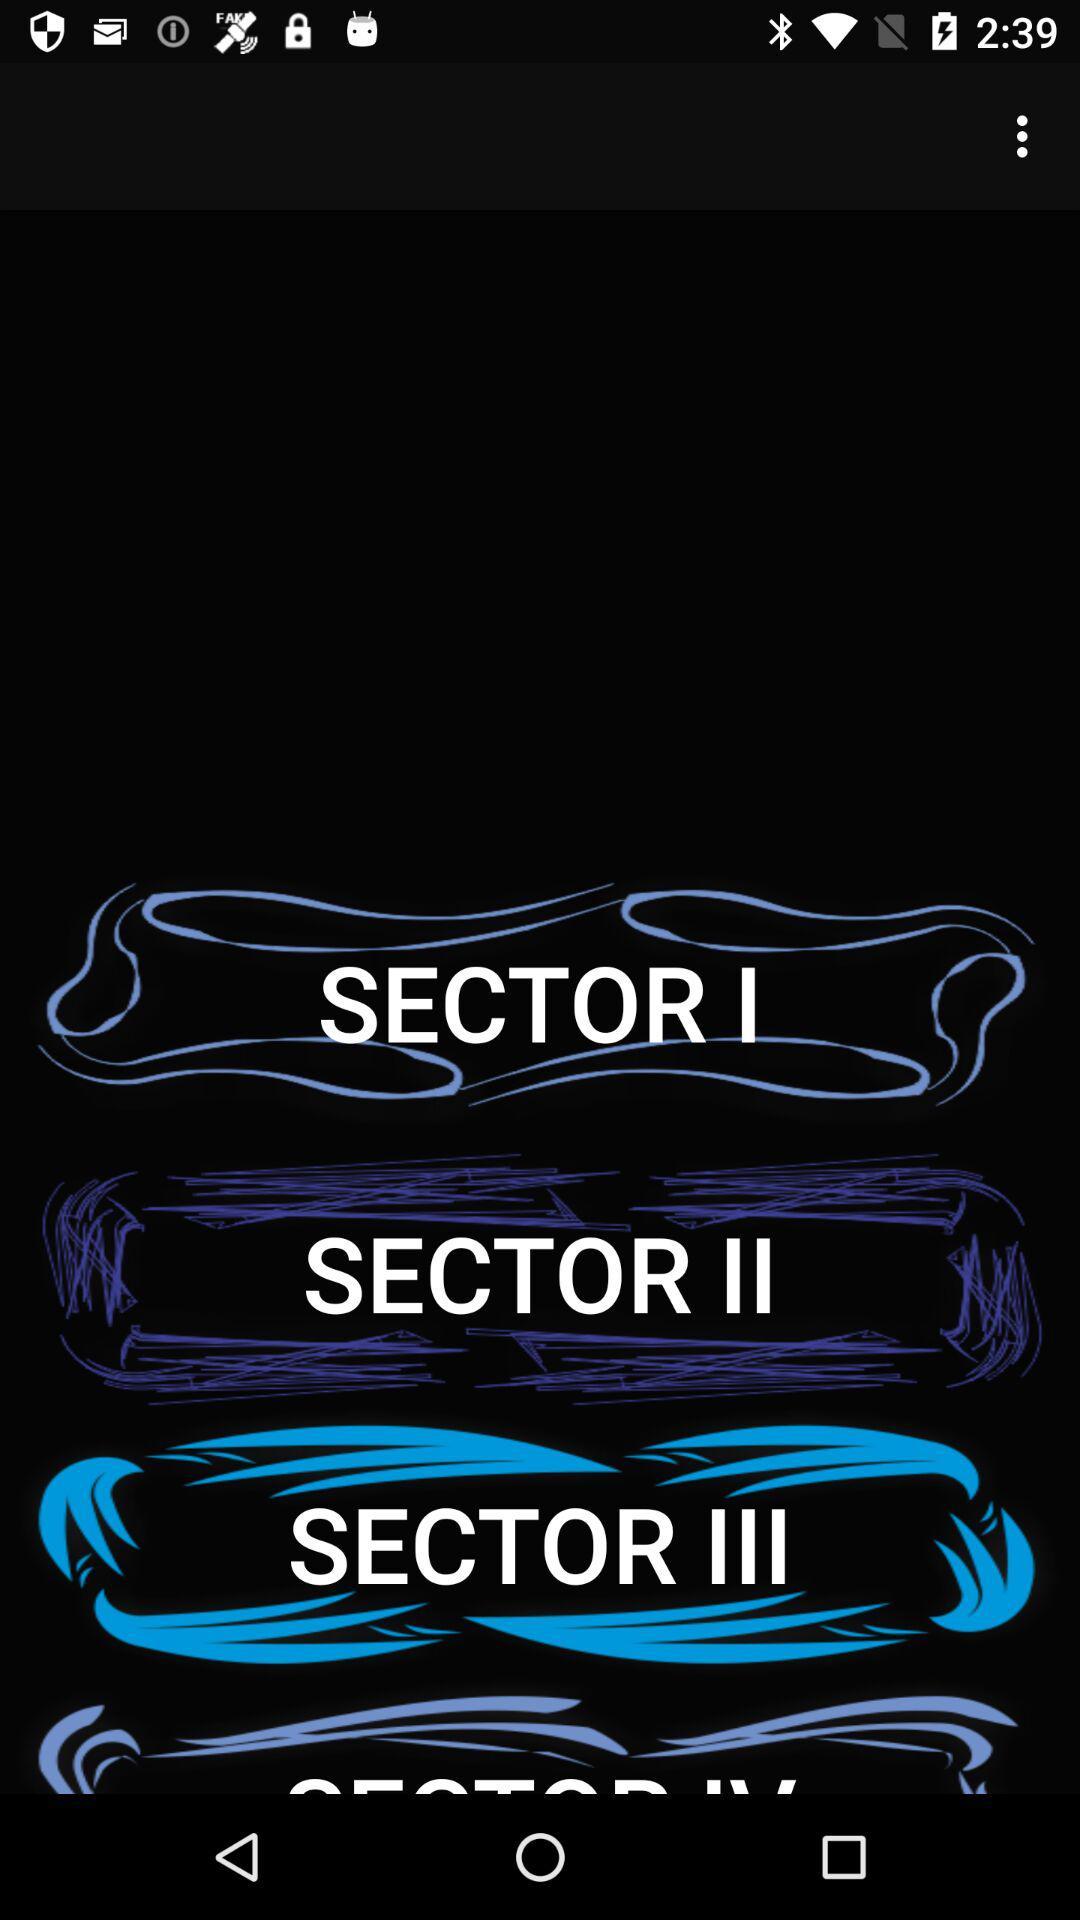 Image resolution: width=1080 pixels, height=1920 pixels. I want to click on the item above sector i, so click(1027, 135).